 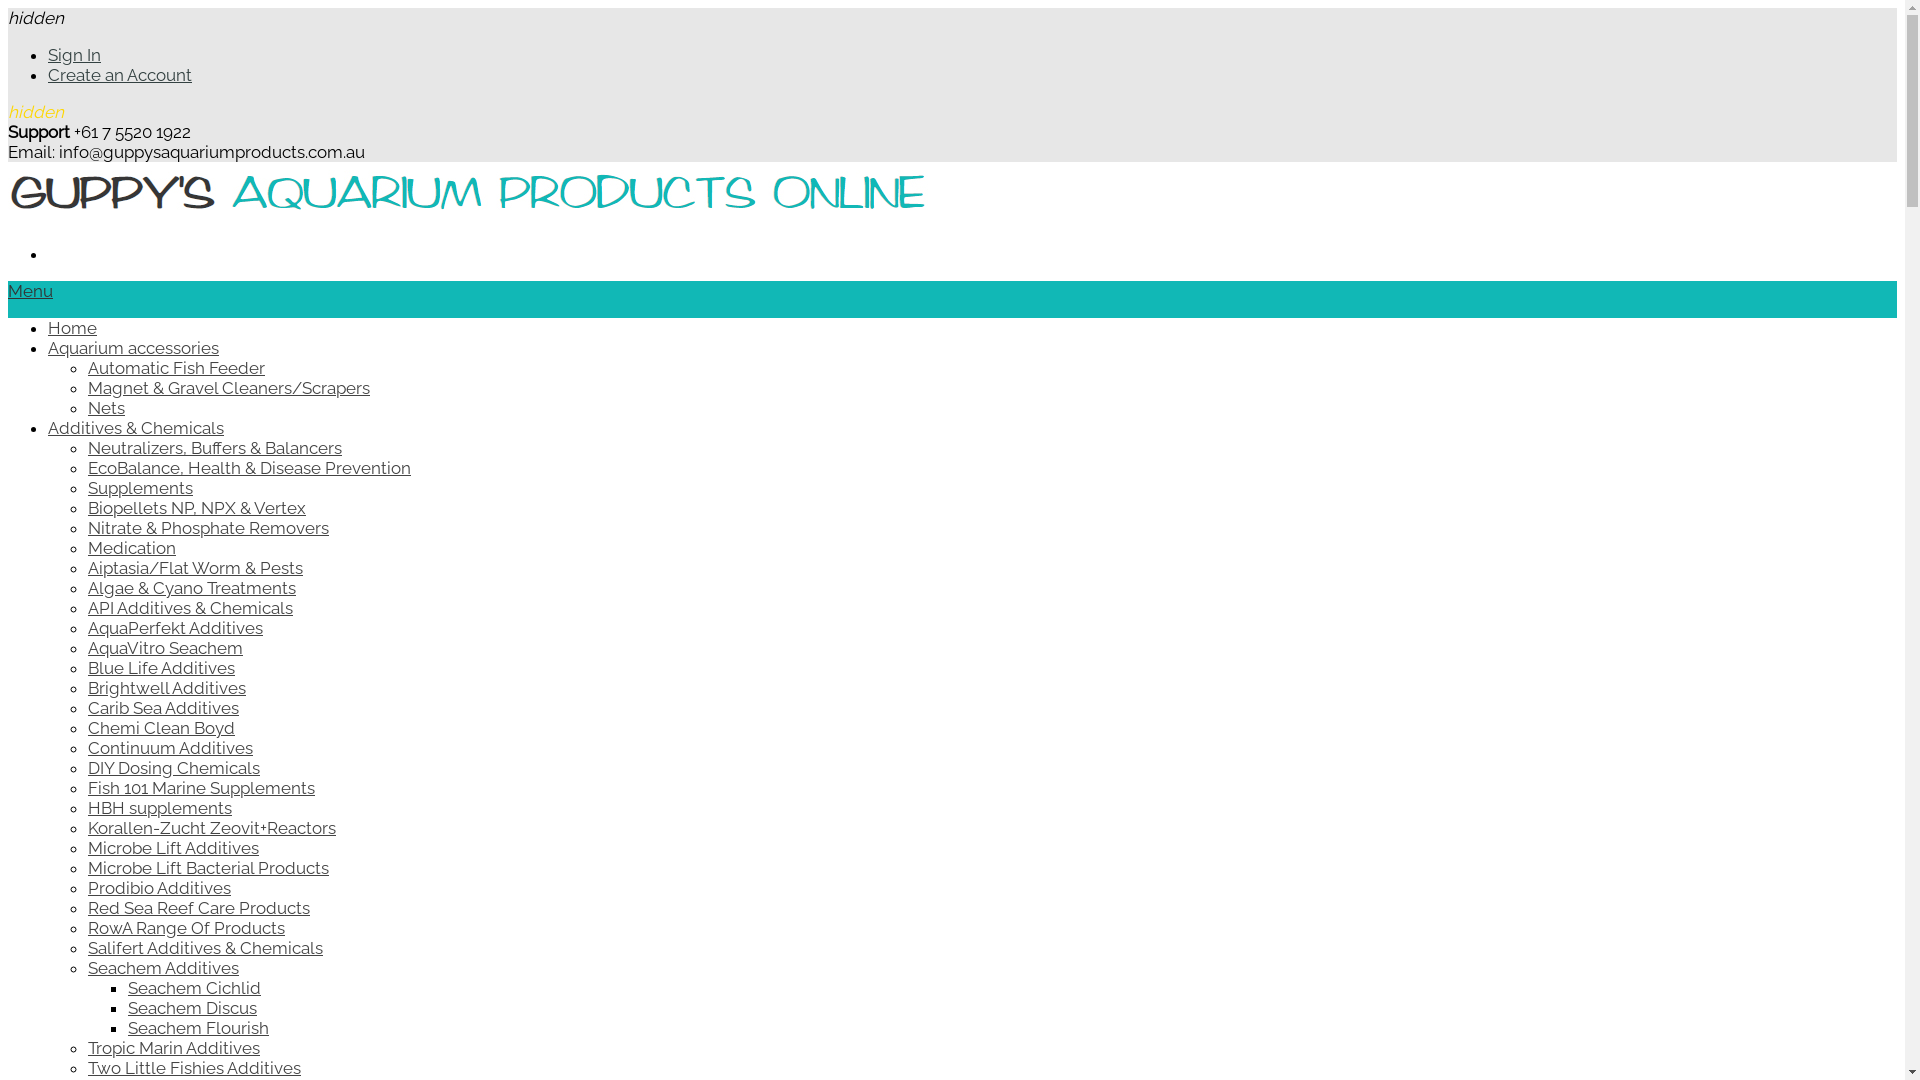 What do you see at coordinates (161, 728) in the screenshot?
I see `'Chemi Clean Boyd'` at bounding box center [161, 728].